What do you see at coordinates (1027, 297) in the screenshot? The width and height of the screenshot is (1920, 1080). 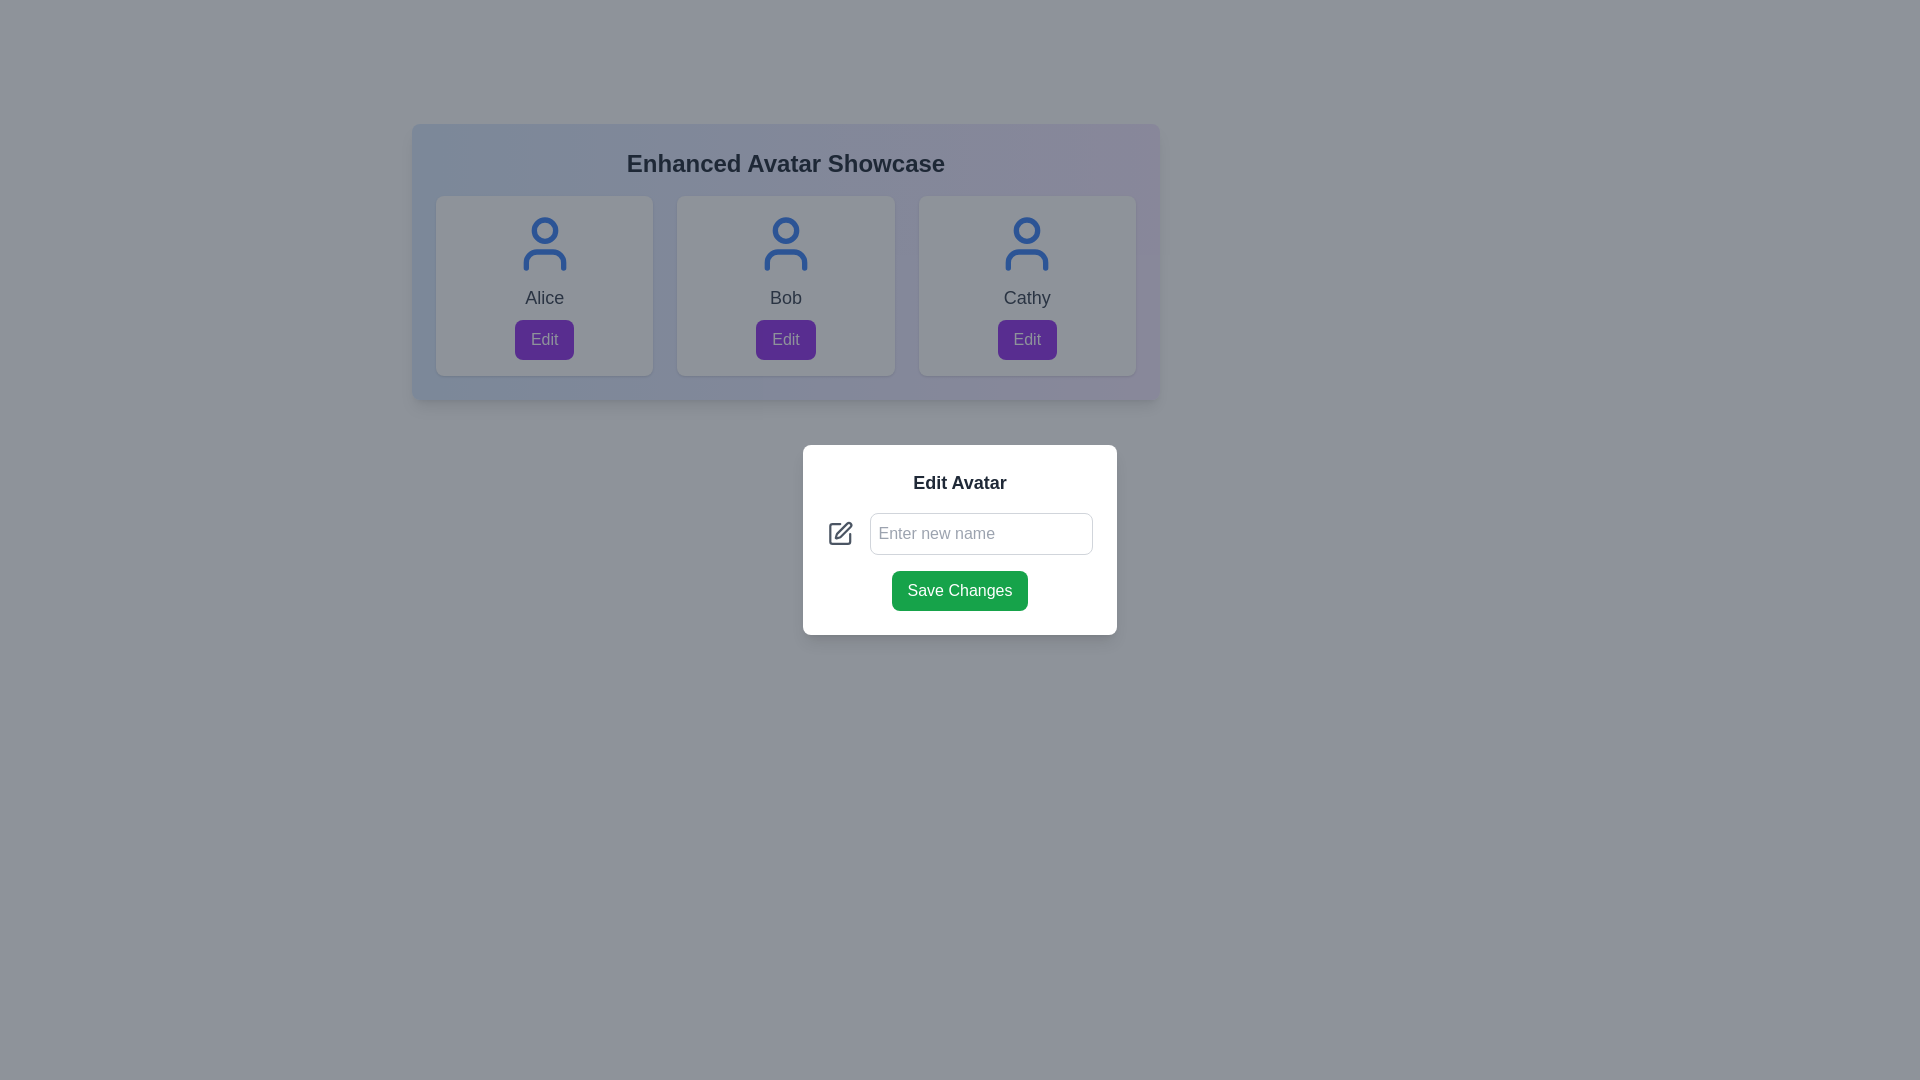 I see `the text label displaying the name associated with the avatar in the third card, located below the avatar icon and above the 'Edit' button` at bounding box center [1027, 297].